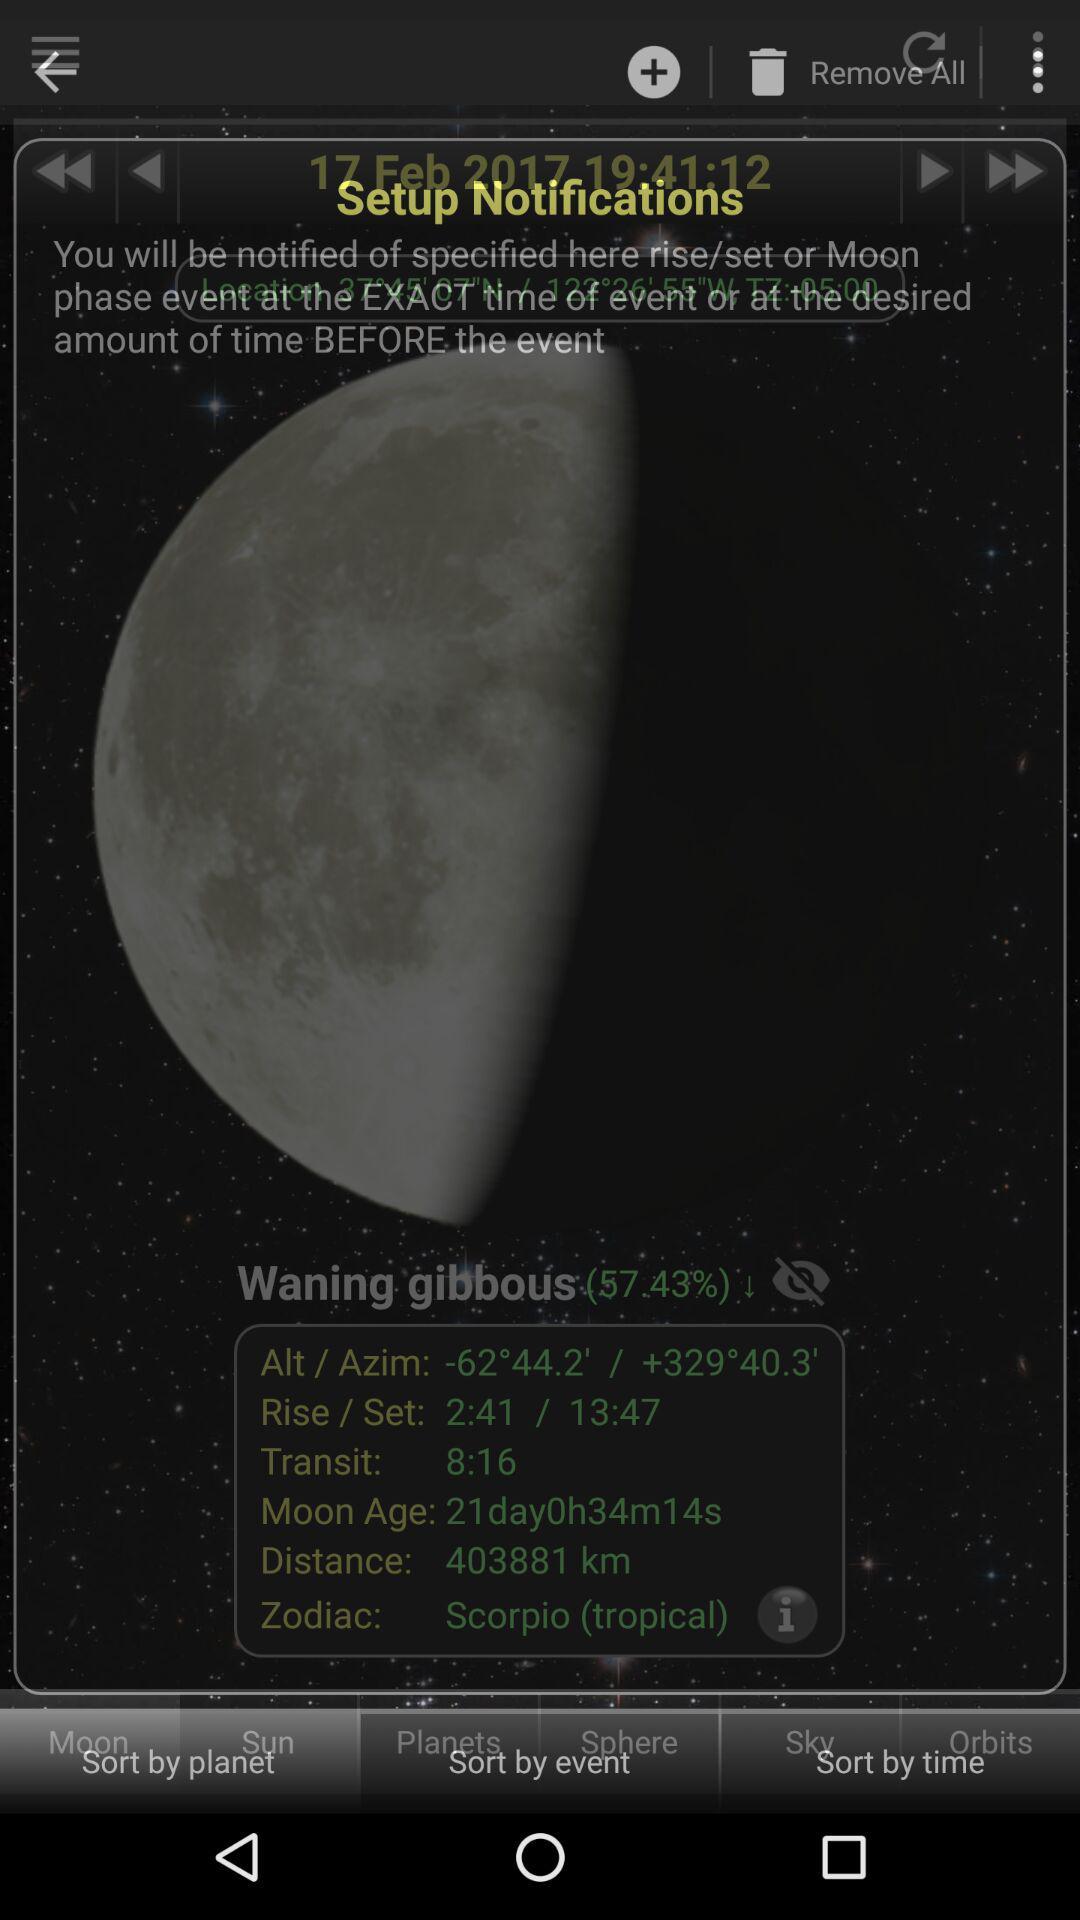  I want to click on the av_forward icon, so click(1015, 171).